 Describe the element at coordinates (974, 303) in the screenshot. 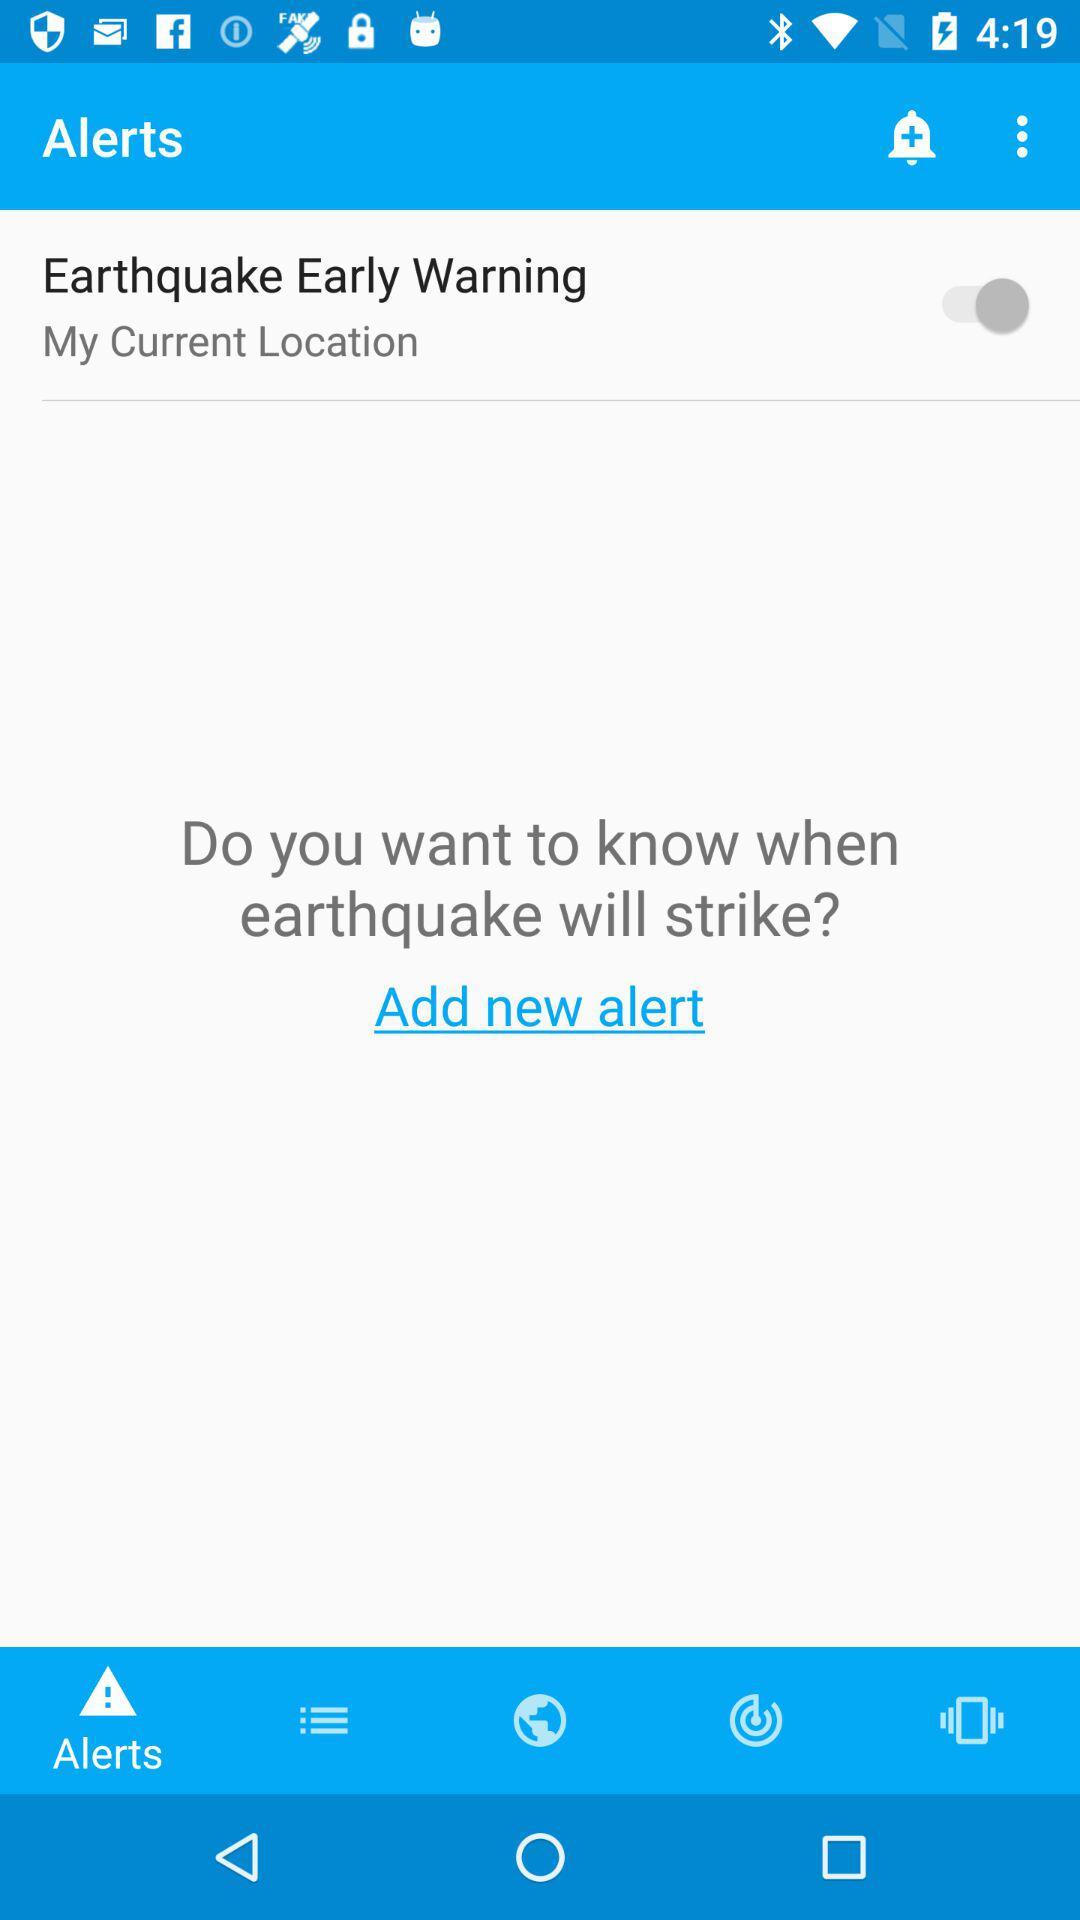

I see `earthquake warning` at that location.